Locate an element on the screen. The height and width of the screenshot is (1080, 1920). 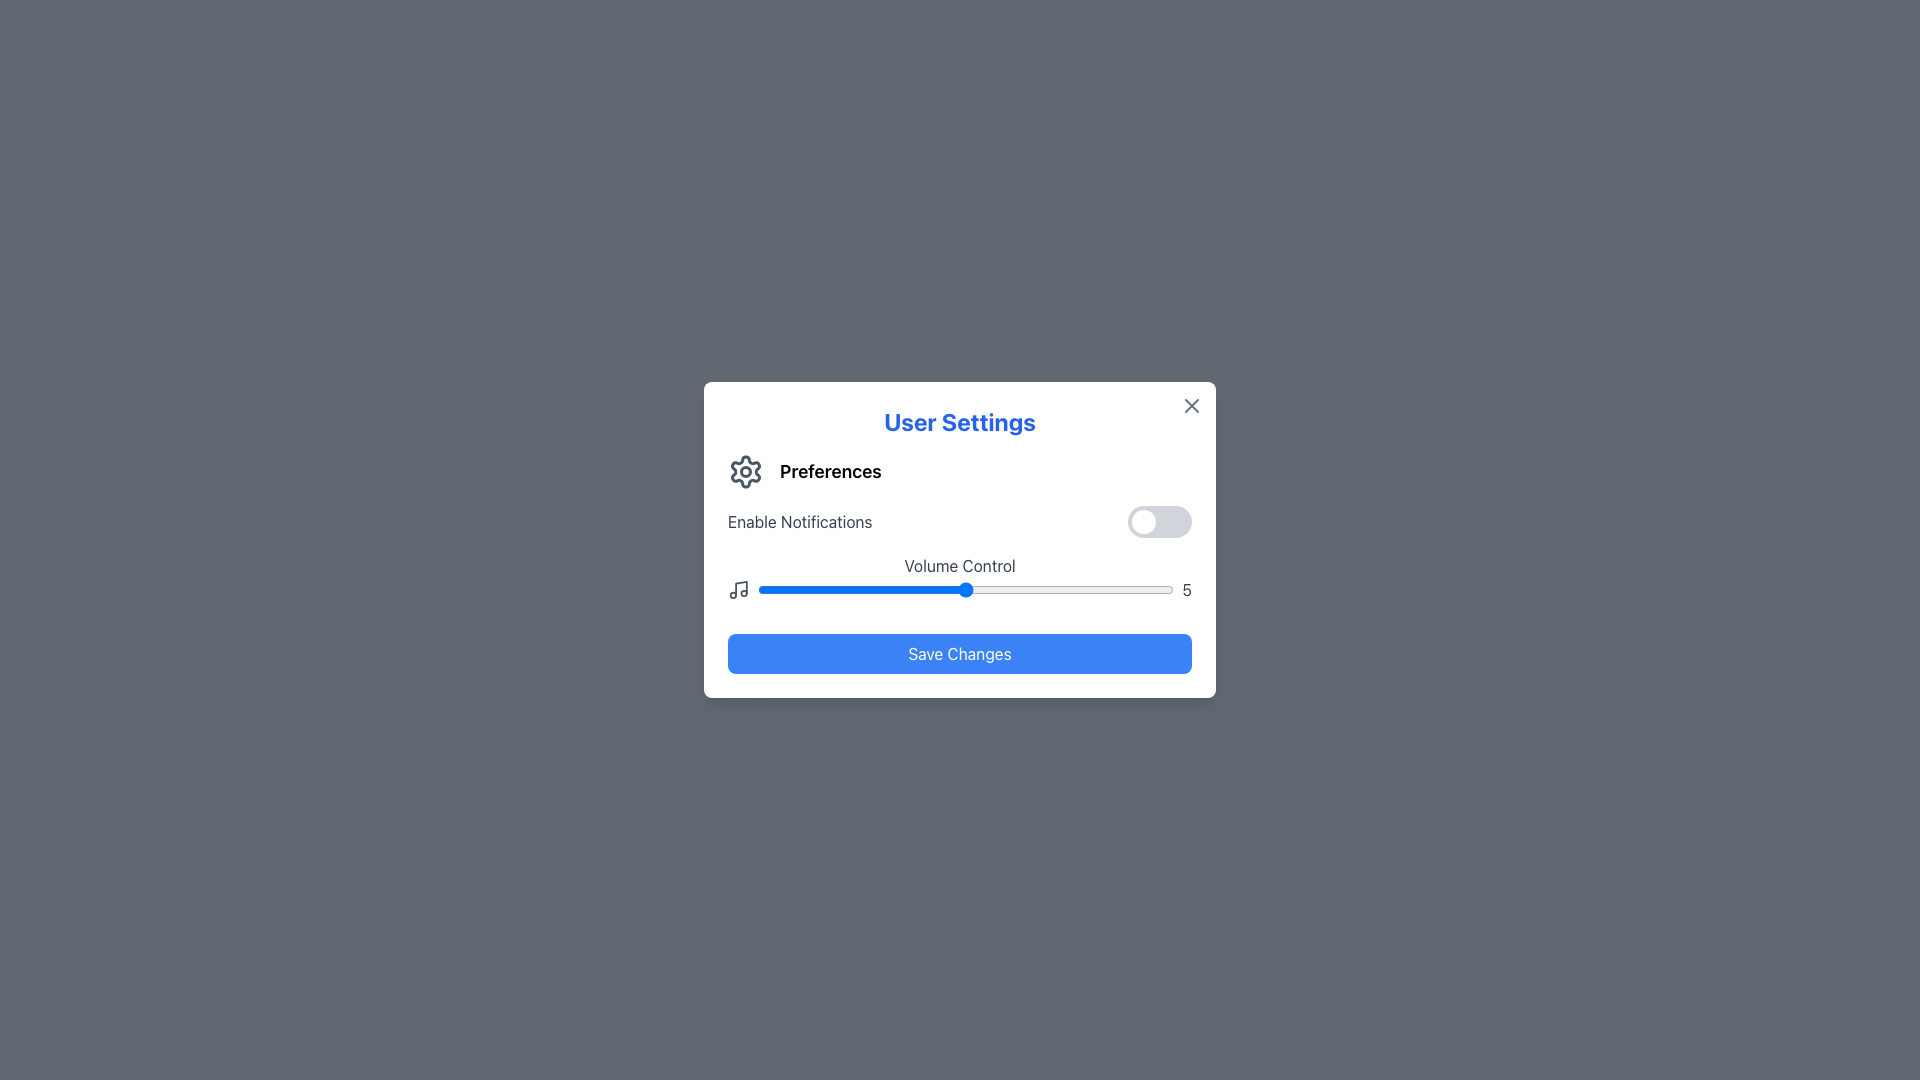
the small circular icon styled as a dot within the settings icon, located at the top-left area of the interface window, next to the 'Preferences' label is located at coordinates (744, 471).